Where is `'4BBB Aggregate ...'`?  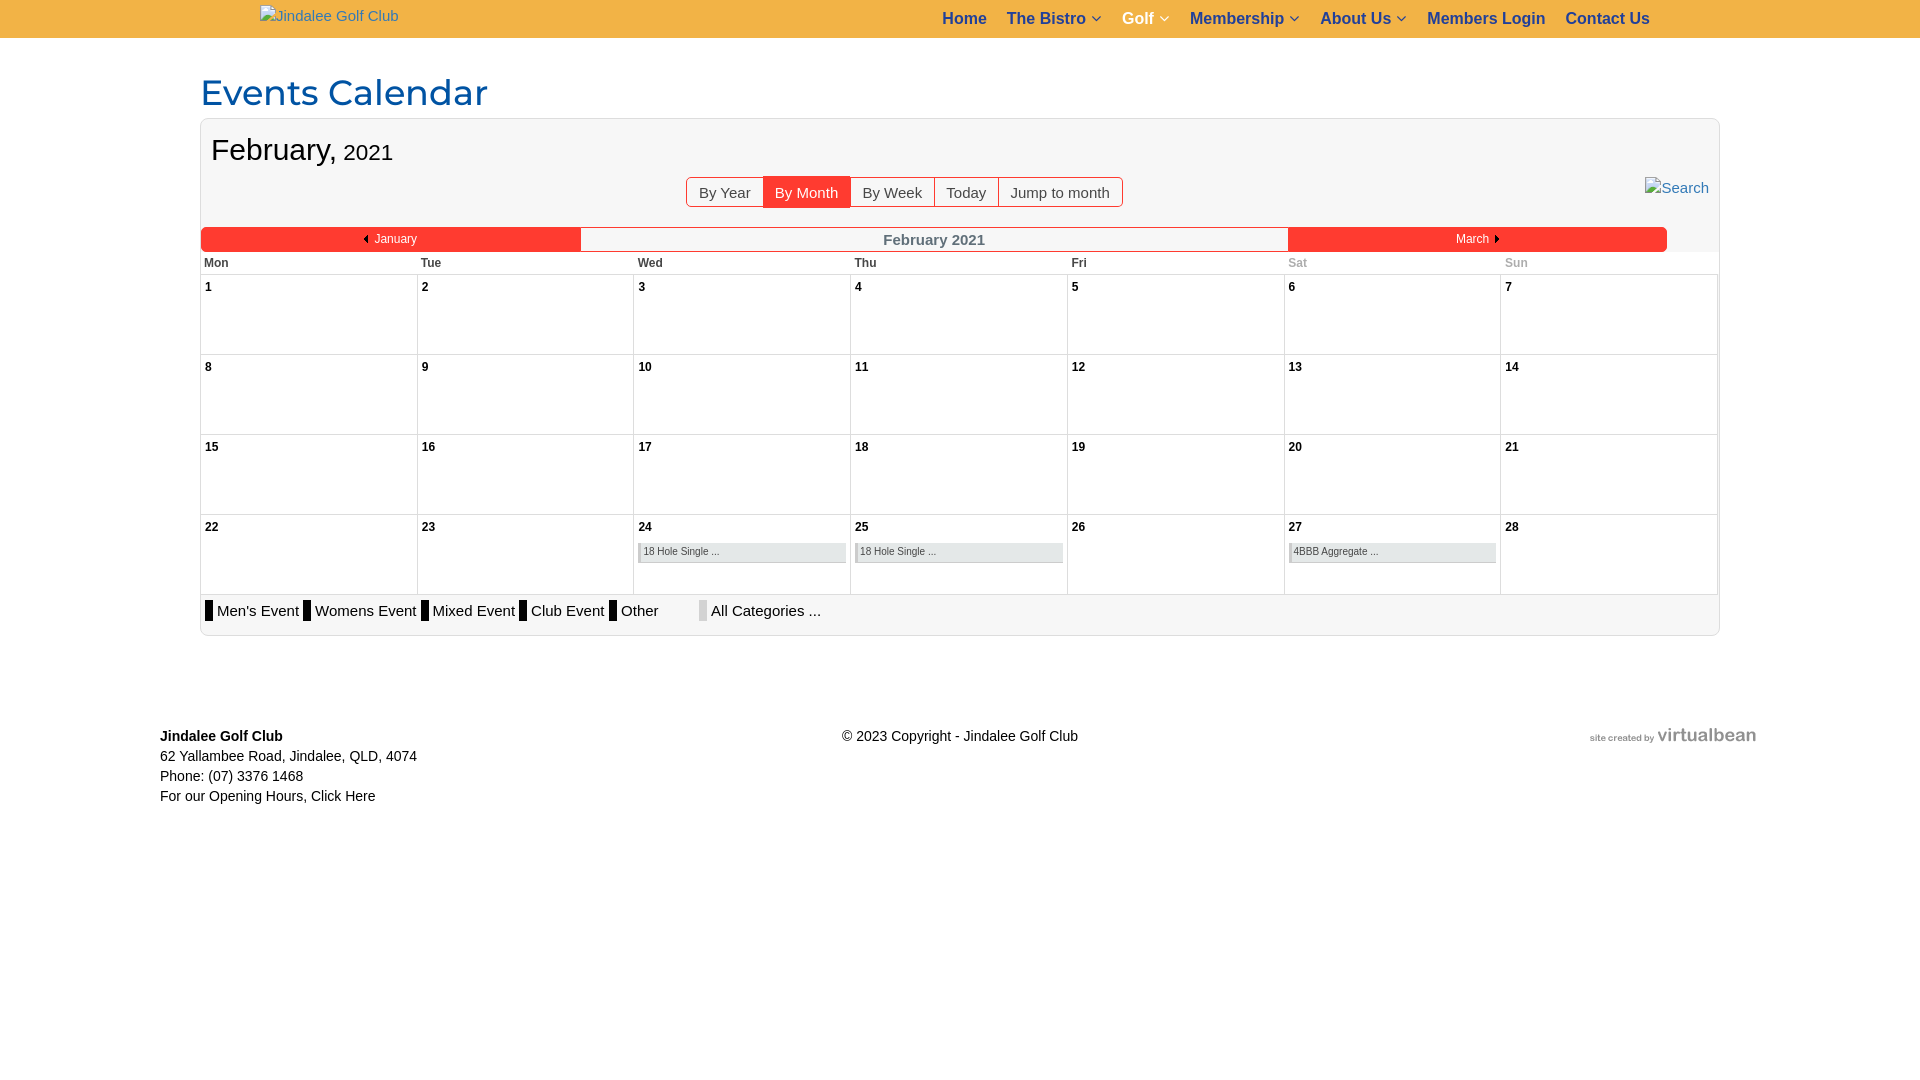
'4BBB Aggregate ...' is located at coordinates (1393, 551).